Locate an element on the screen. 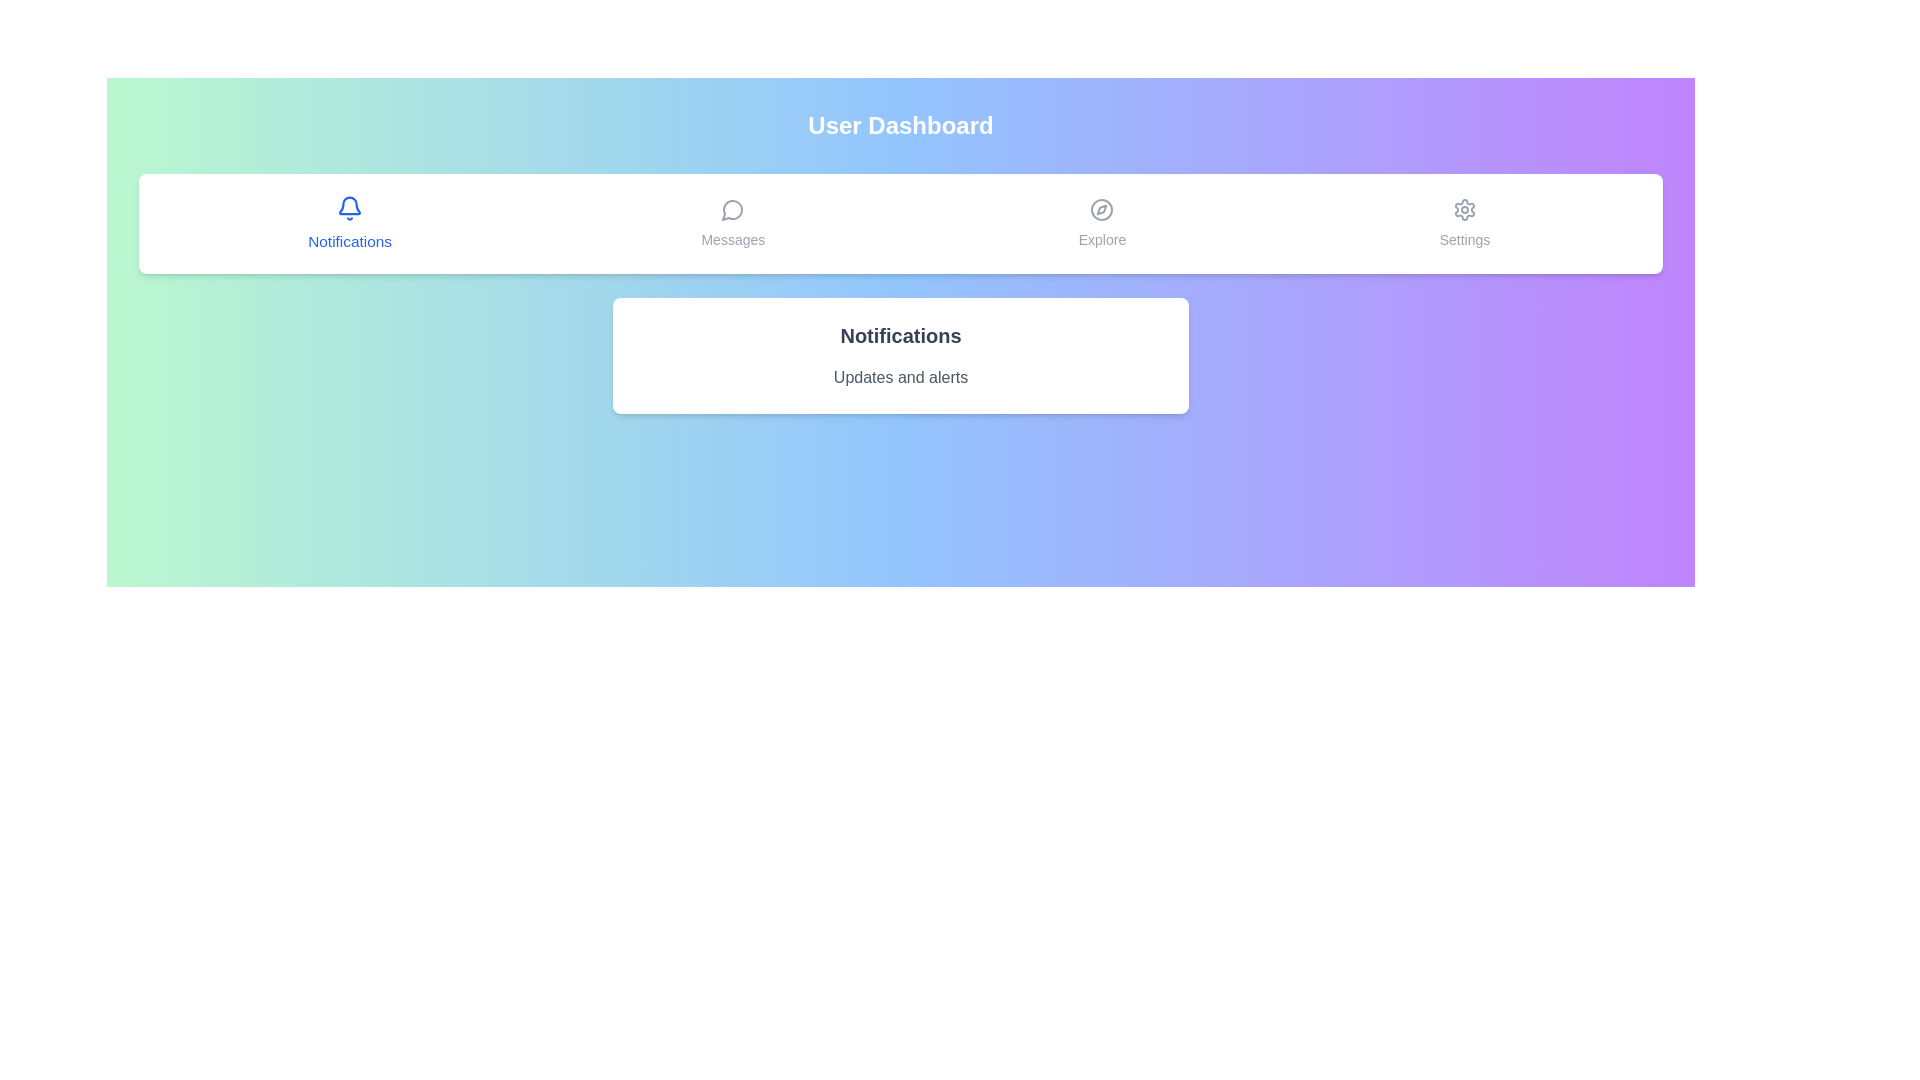 The width and height of the screenshot is (1920, 1080). the tab labeled Explore to observe its hover effect is located at coordinates (1101, 223).